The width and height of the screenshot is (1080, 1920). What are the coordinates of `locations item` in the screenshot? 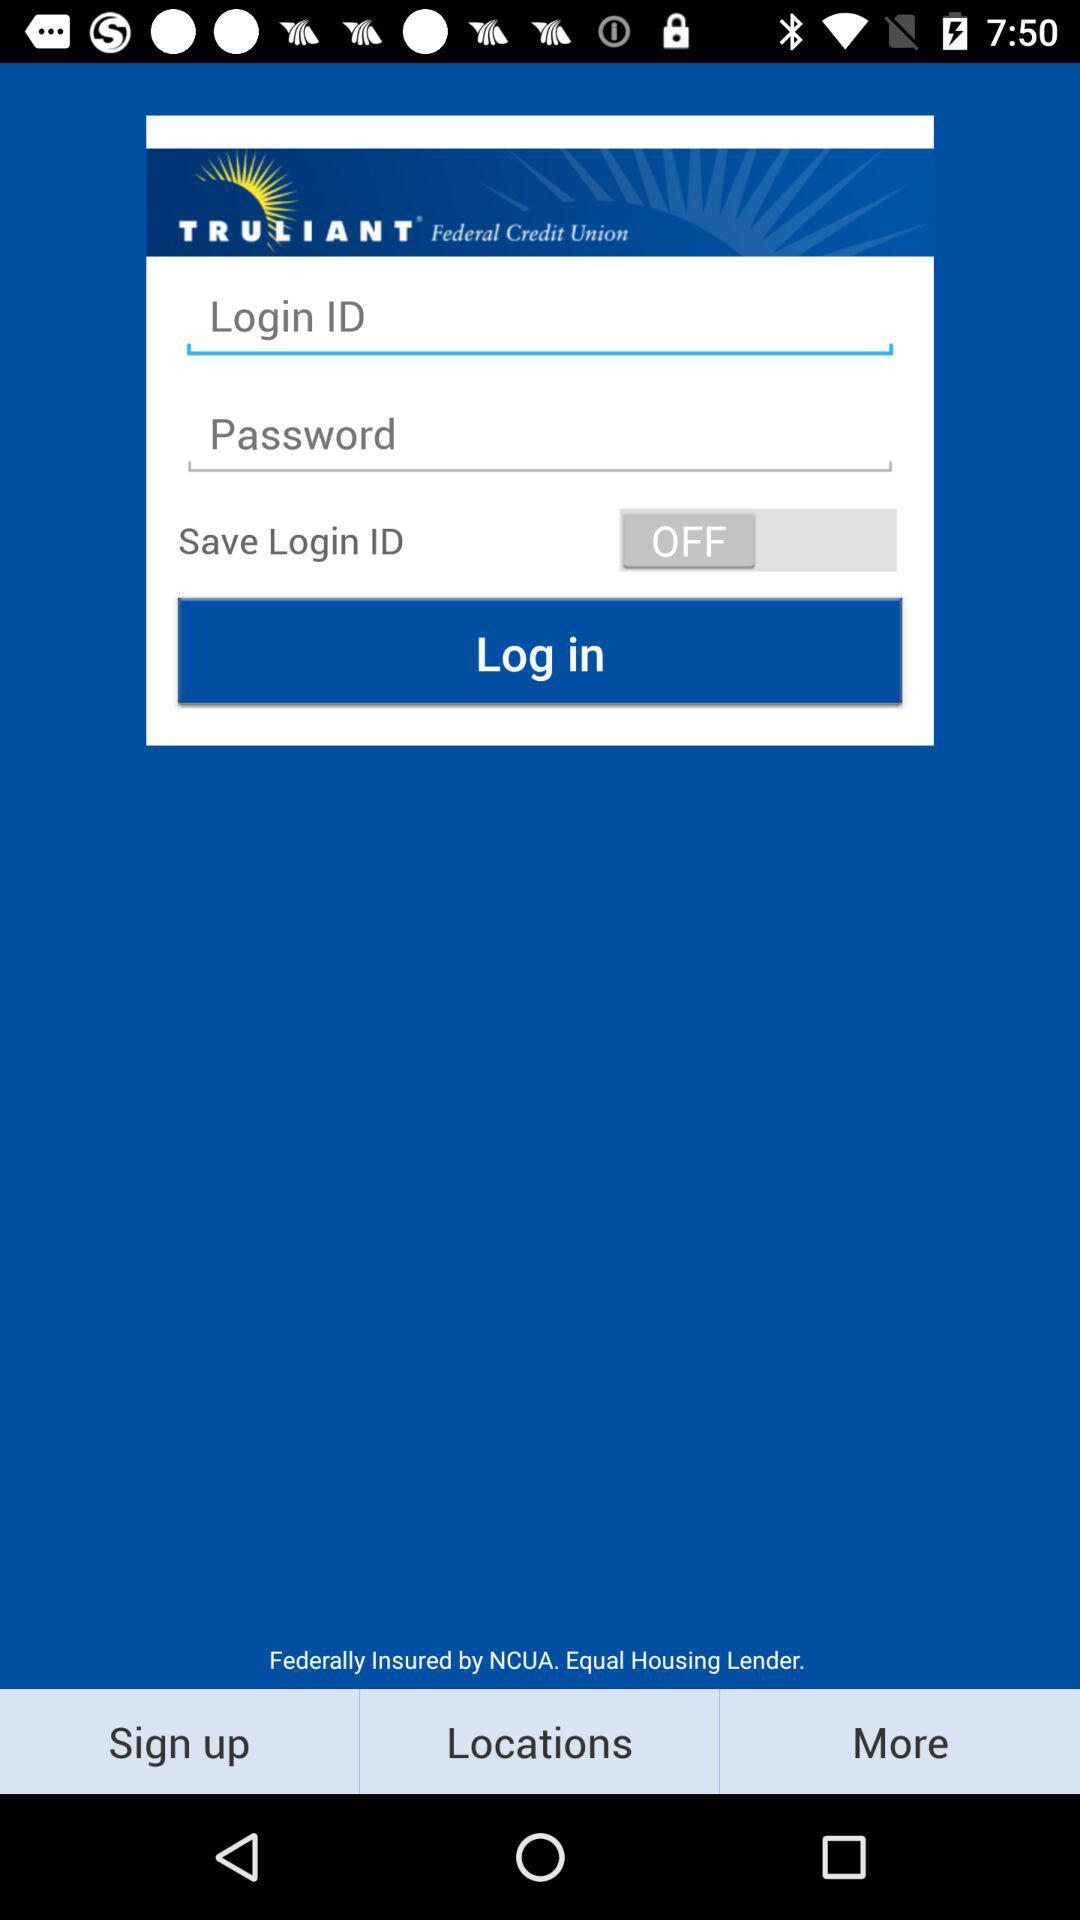 It's located at (538, 1740).